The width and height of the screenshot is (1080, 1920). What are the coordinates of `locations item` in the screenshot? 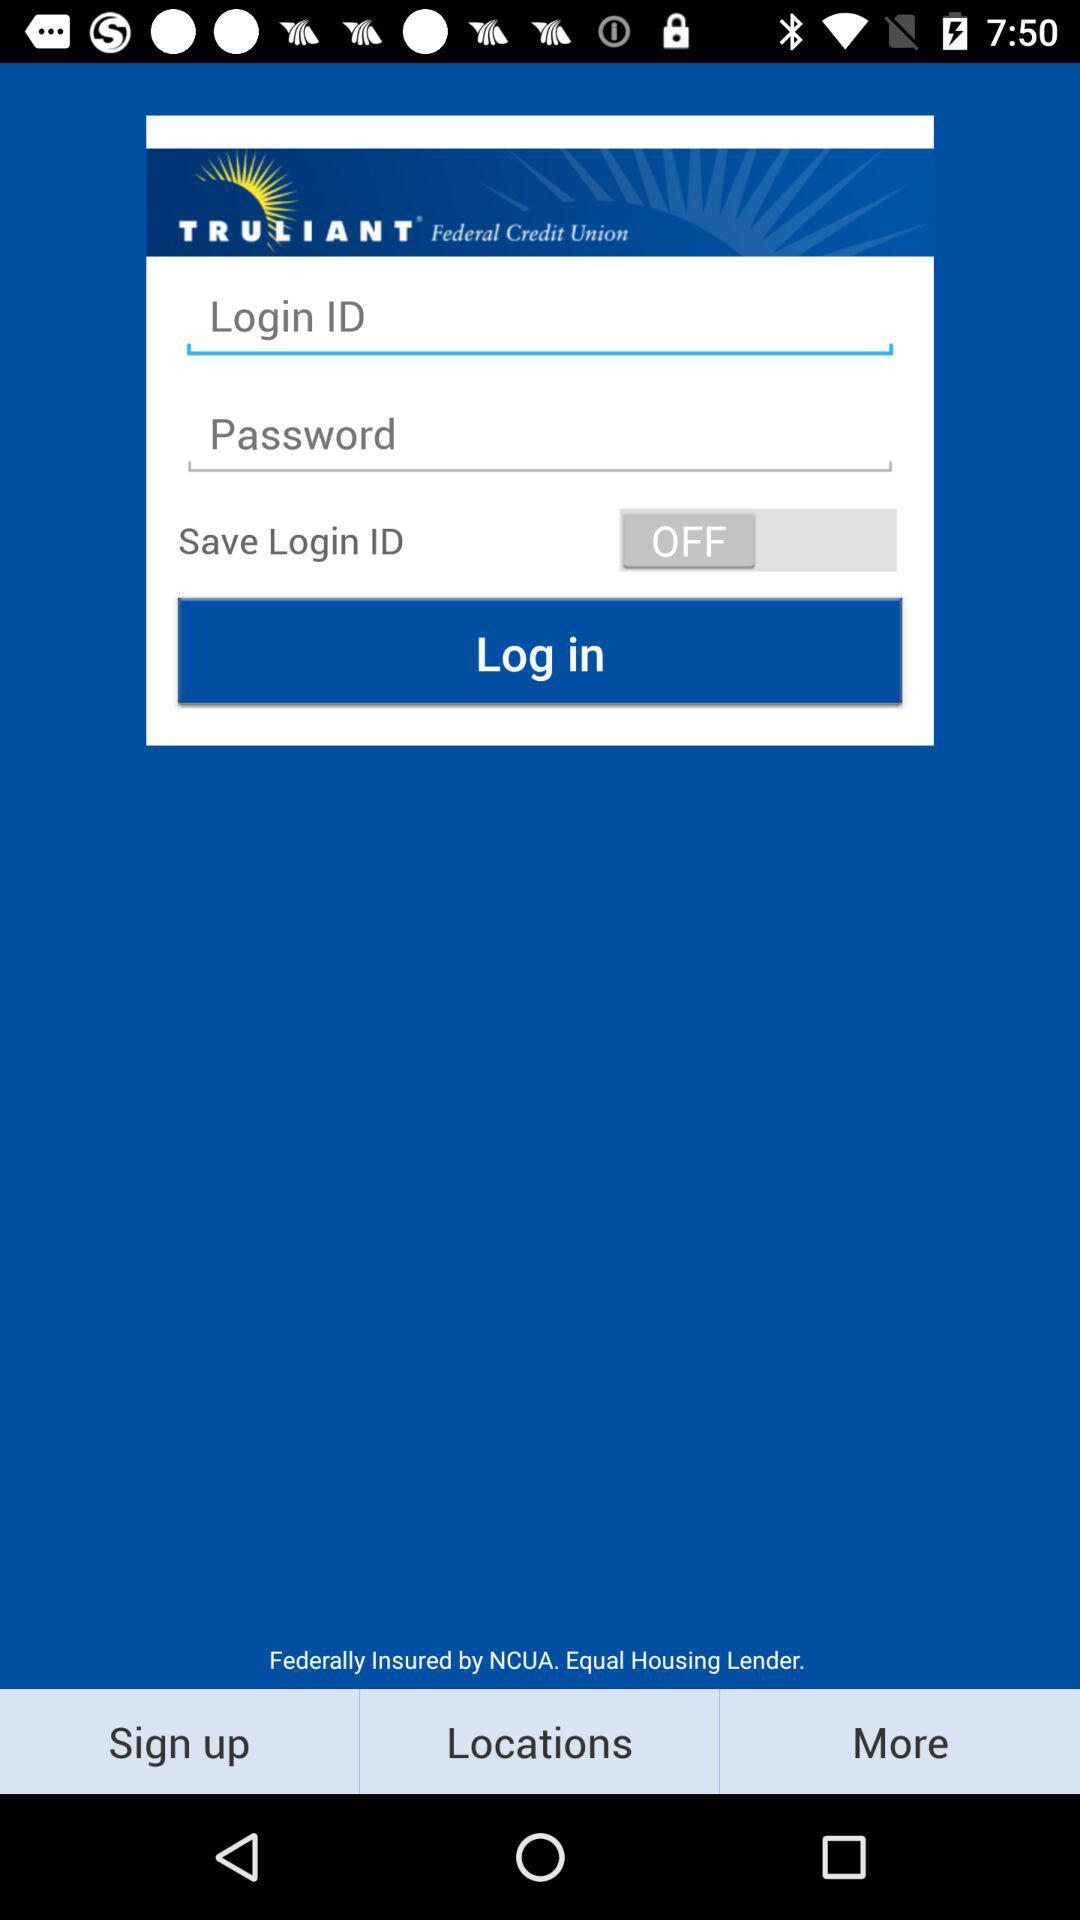 It's located at (538, 1740).